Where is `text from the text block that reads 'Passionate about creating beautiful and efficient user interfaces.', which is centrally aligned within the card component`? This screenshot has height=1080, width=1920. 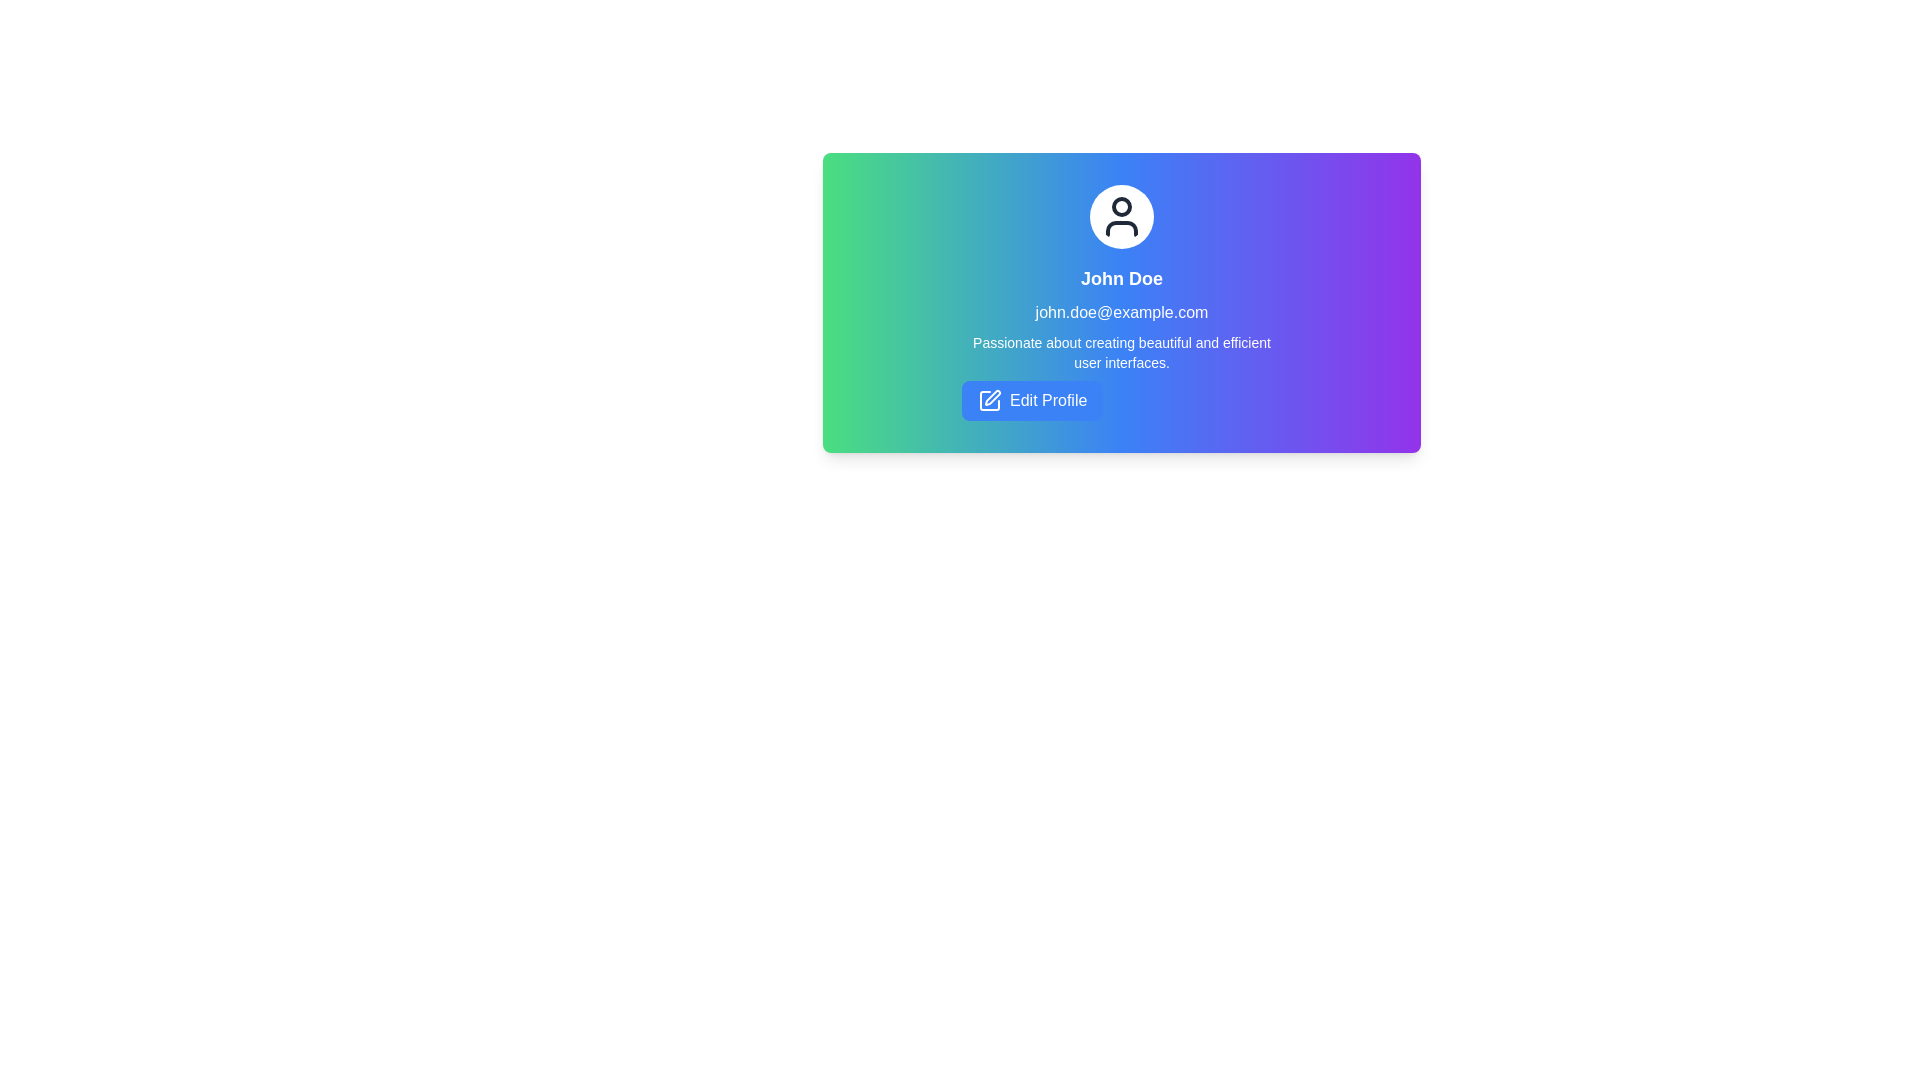 text from the text block that reads 'Passionate about creating beautiful and efficient user interfaces.', which is centrally aligned within the card component is located at coordinates (1122, 352).